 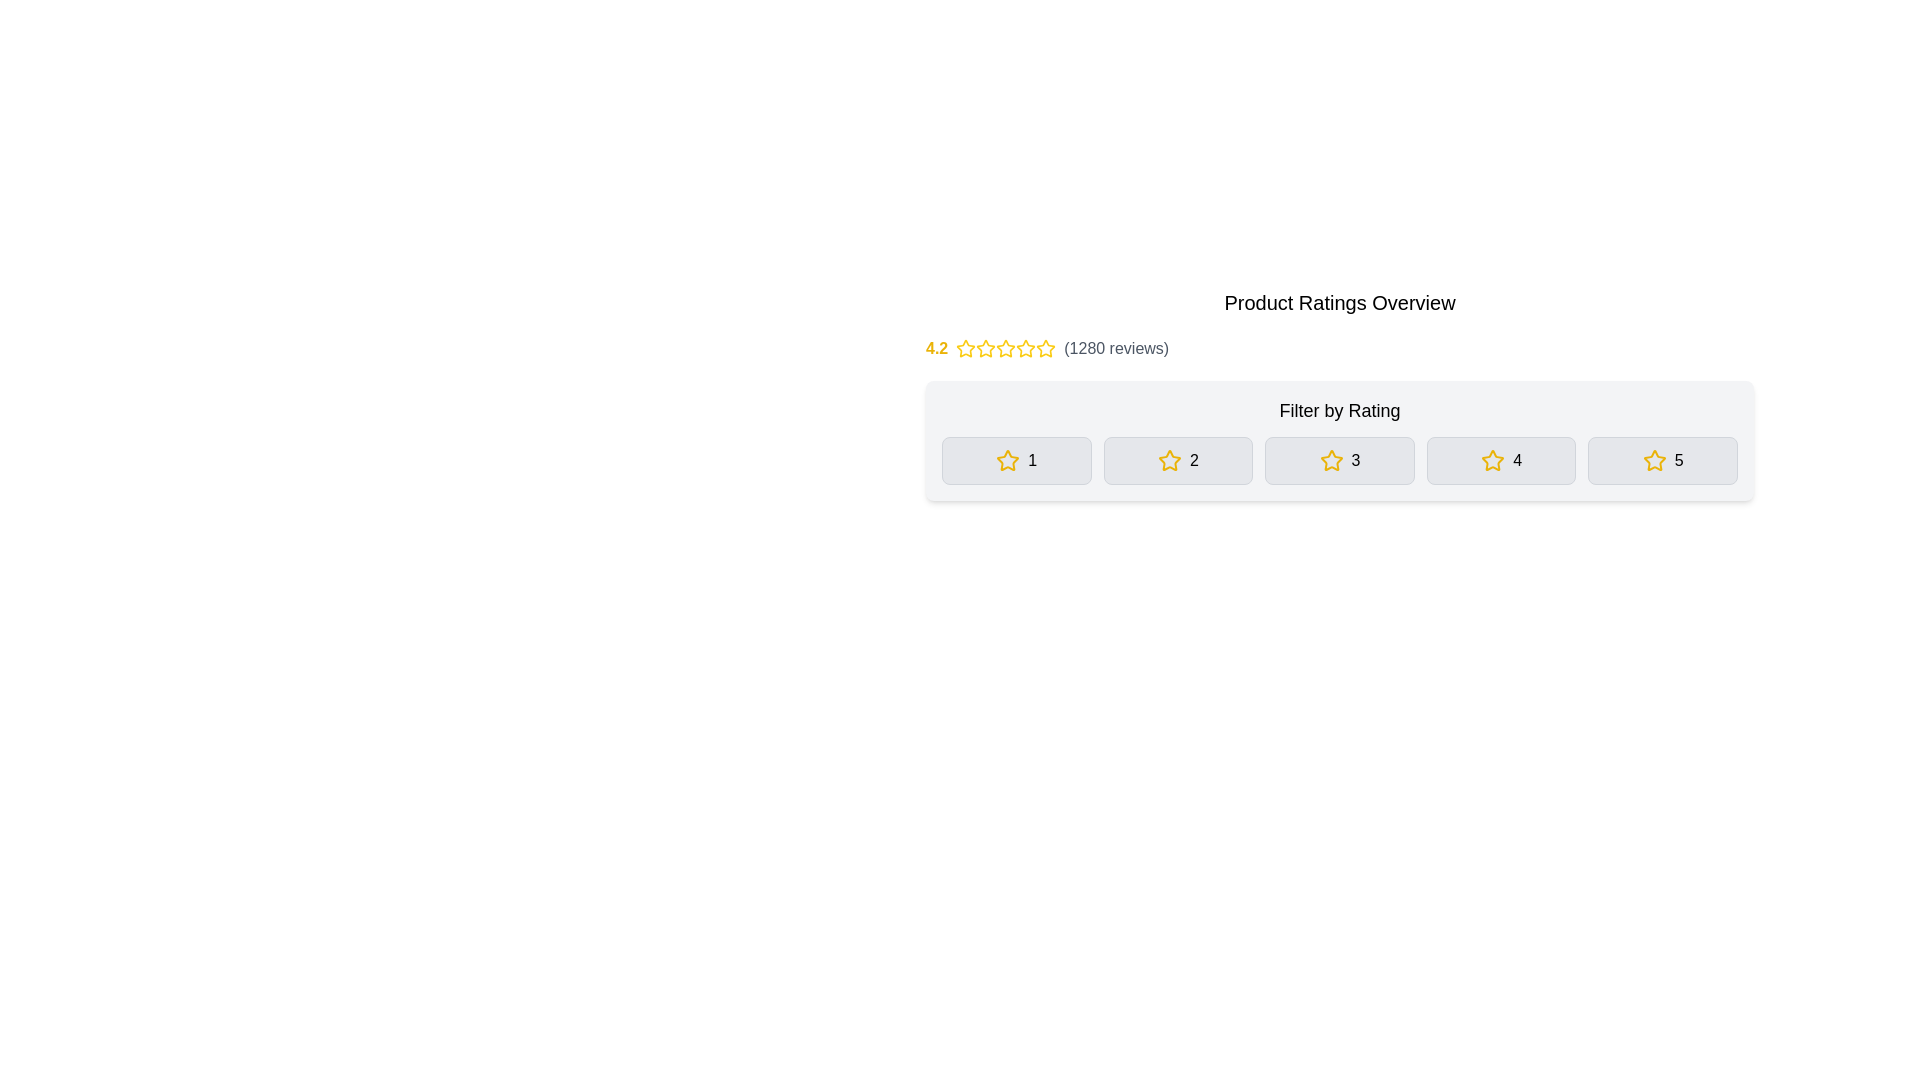 What do you see at coordinates (1339, 303) in the screenshot?
I see `label 'Product Ratings Overview', which is styled in a large, bold font and serves as the header for the ratings section located at the top of the structured ratings section` at bounding box center [1339, 303].